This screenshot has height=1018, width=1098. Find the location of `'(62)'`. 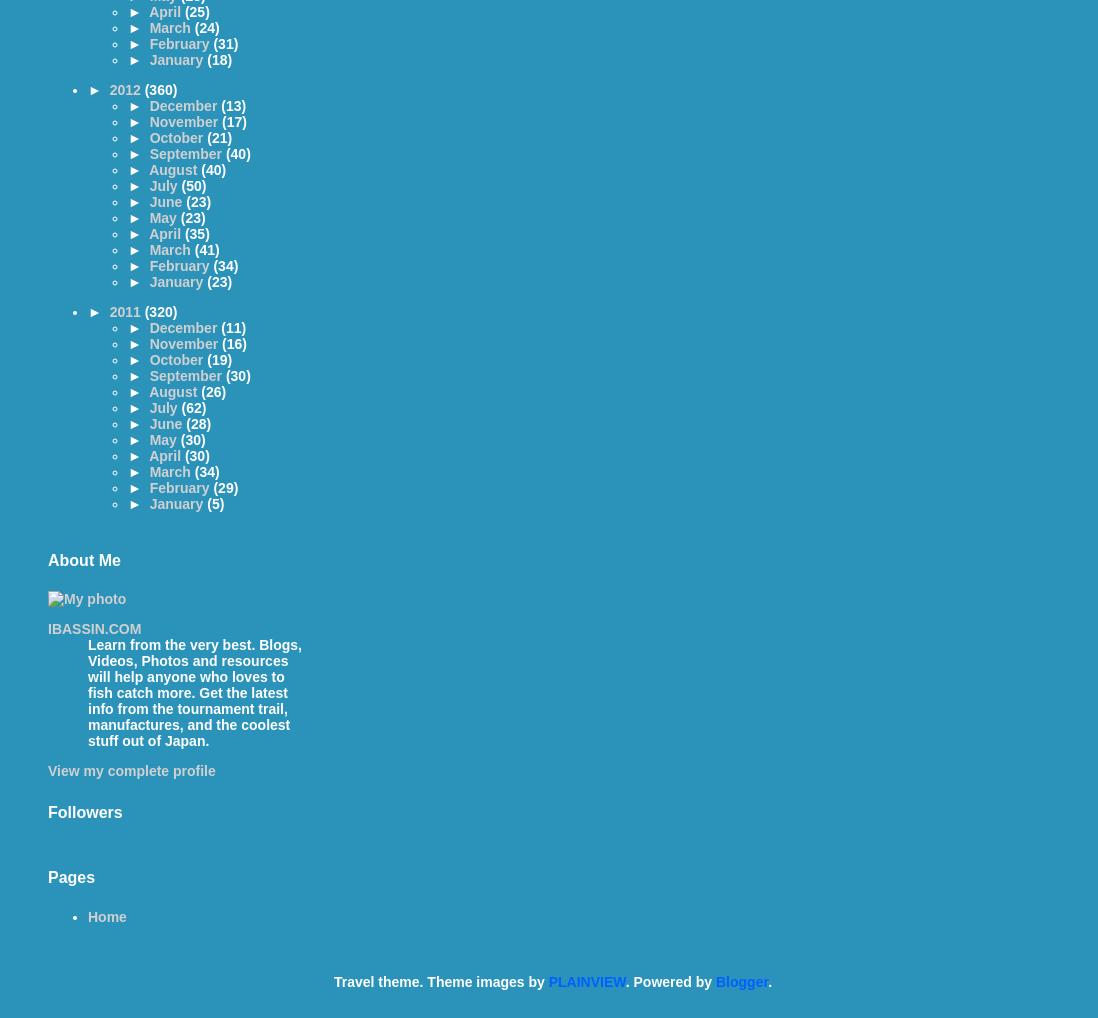

'(62)' is located at coordinates (192, 407).